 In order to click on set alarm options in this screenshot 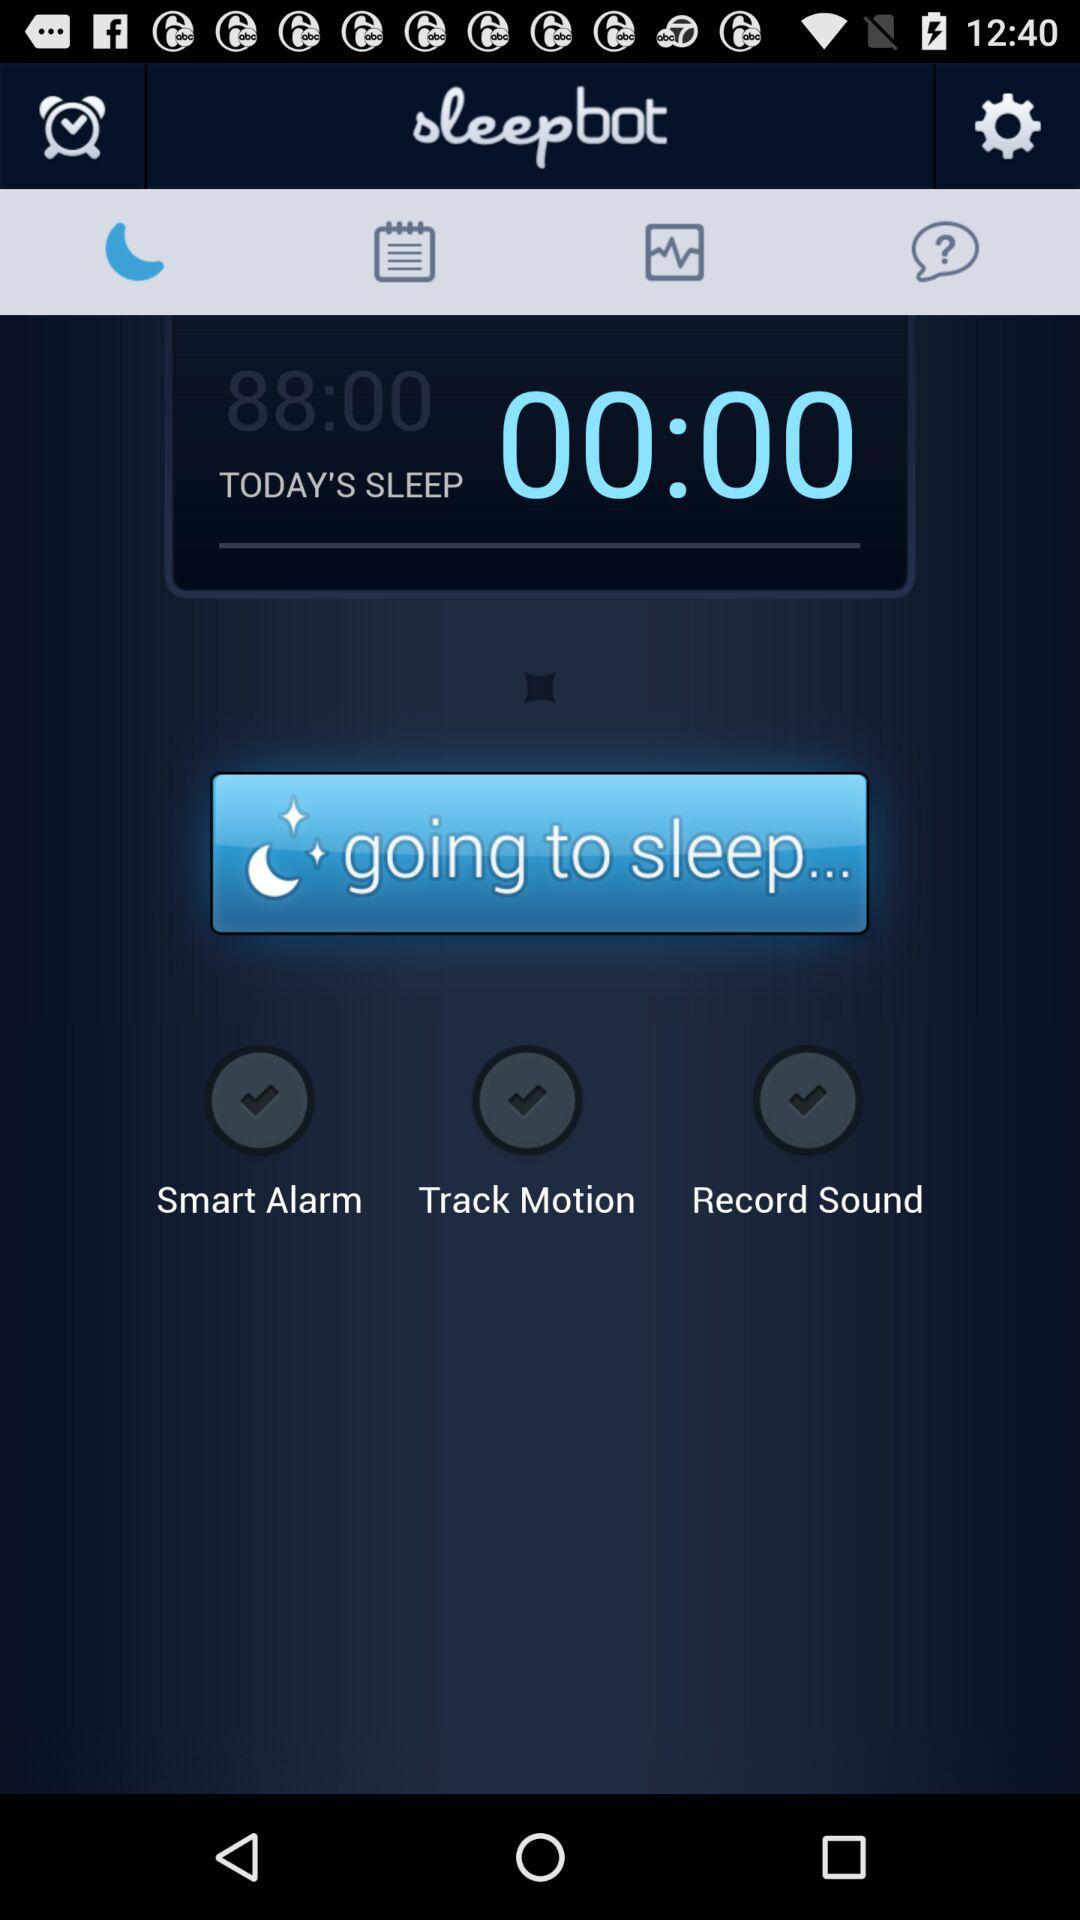, I will do `click(72, 126)`.